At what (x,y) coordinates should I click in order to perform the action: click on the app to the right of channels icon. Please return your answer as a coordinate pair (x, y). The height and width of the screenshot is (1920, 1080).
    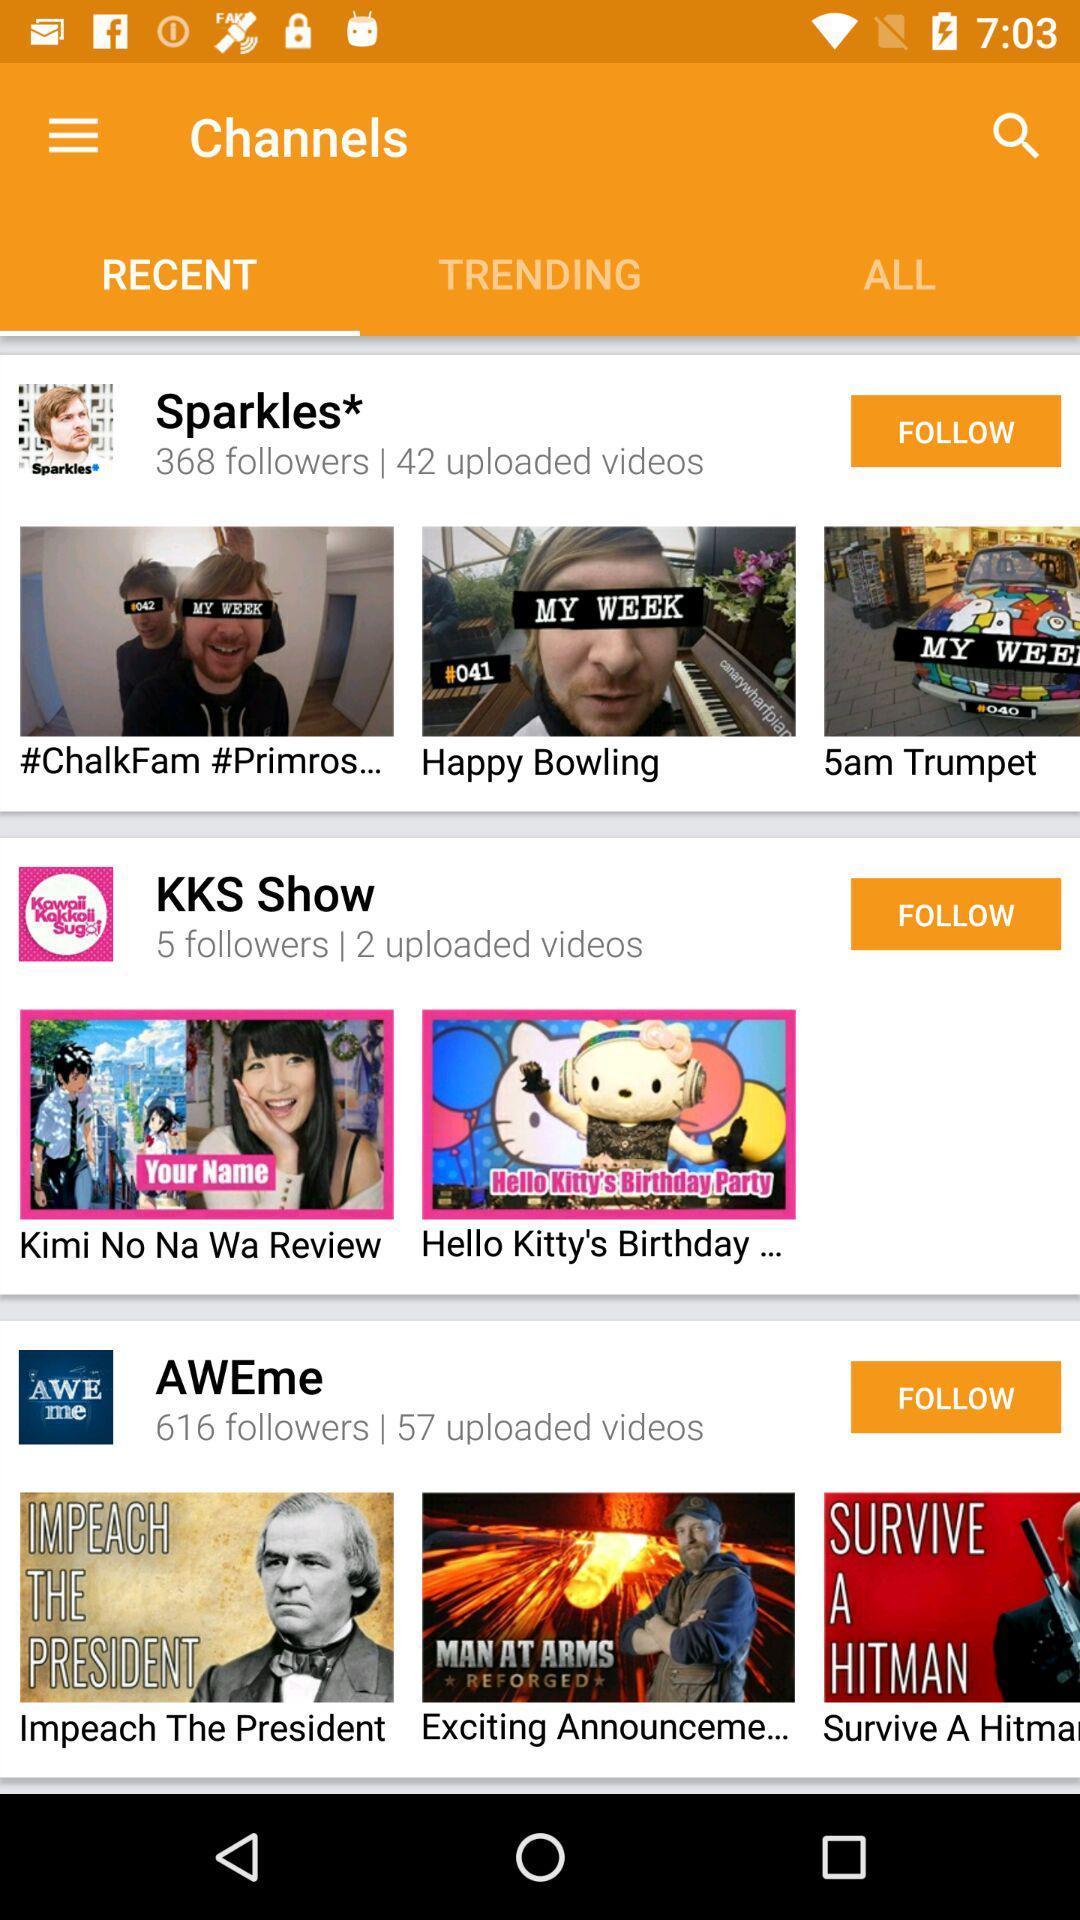
    Looking at the image, I should click on (1017, 135).